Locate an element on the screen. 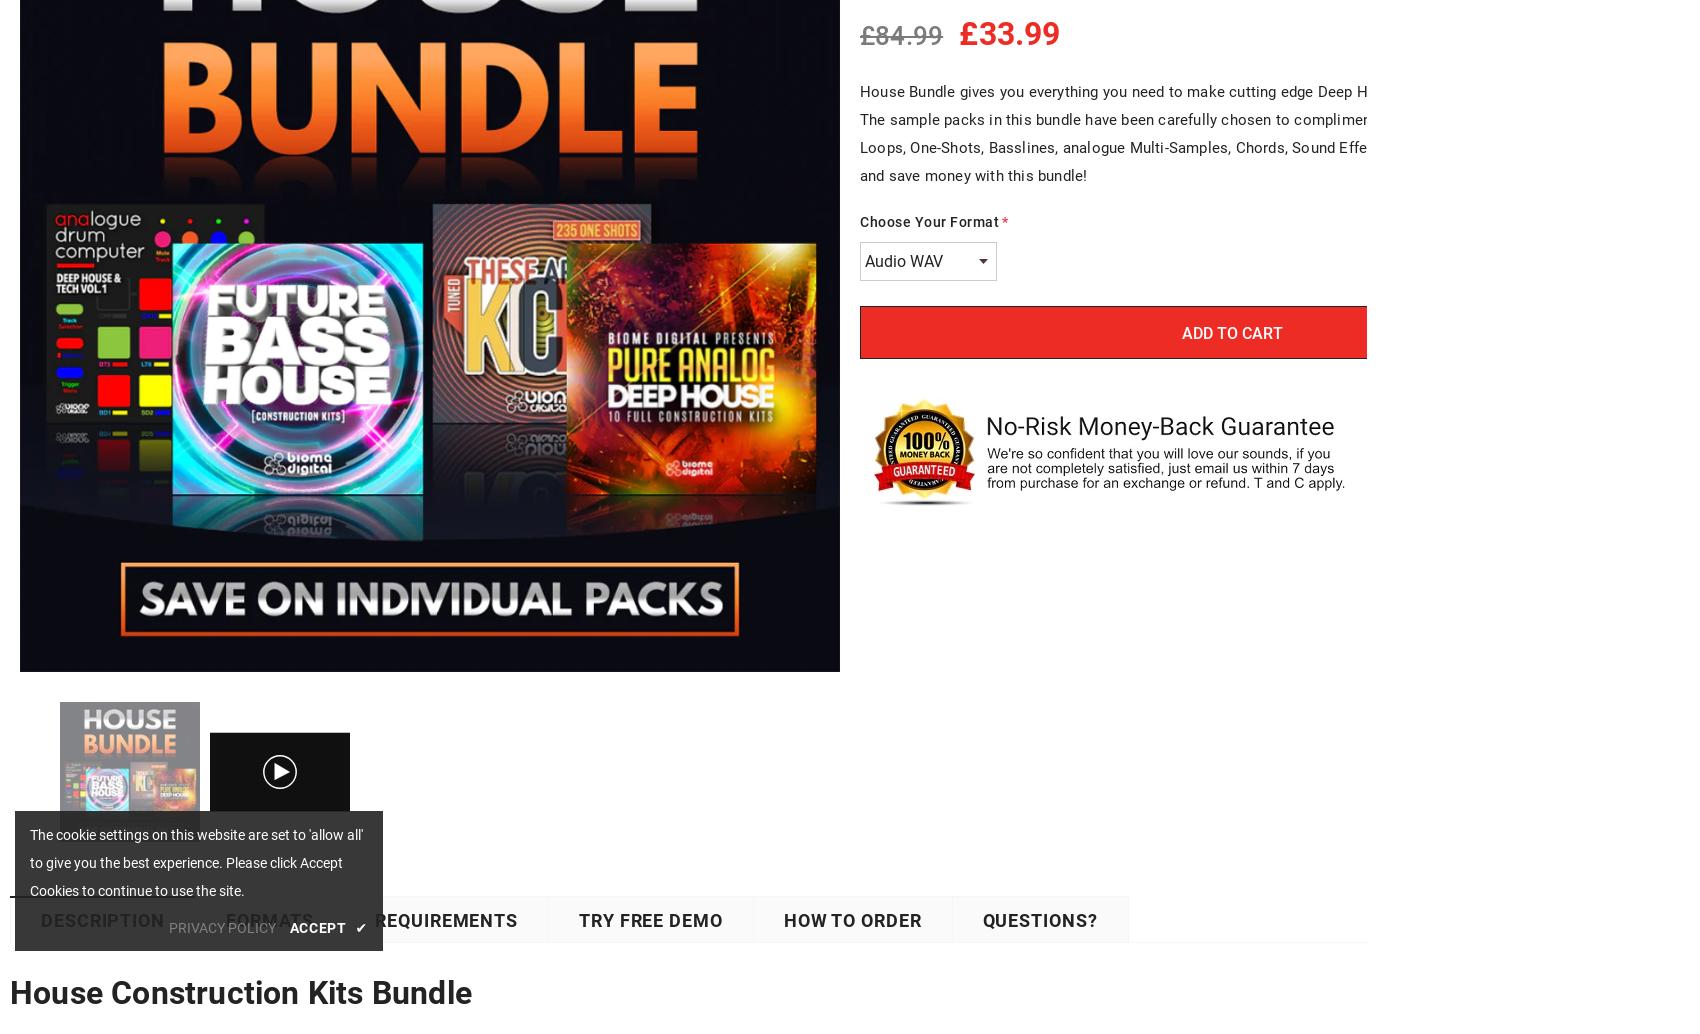 This screenshot has width=1700, height=1034. 'Questions?' is located at coordinates (1038, 919).